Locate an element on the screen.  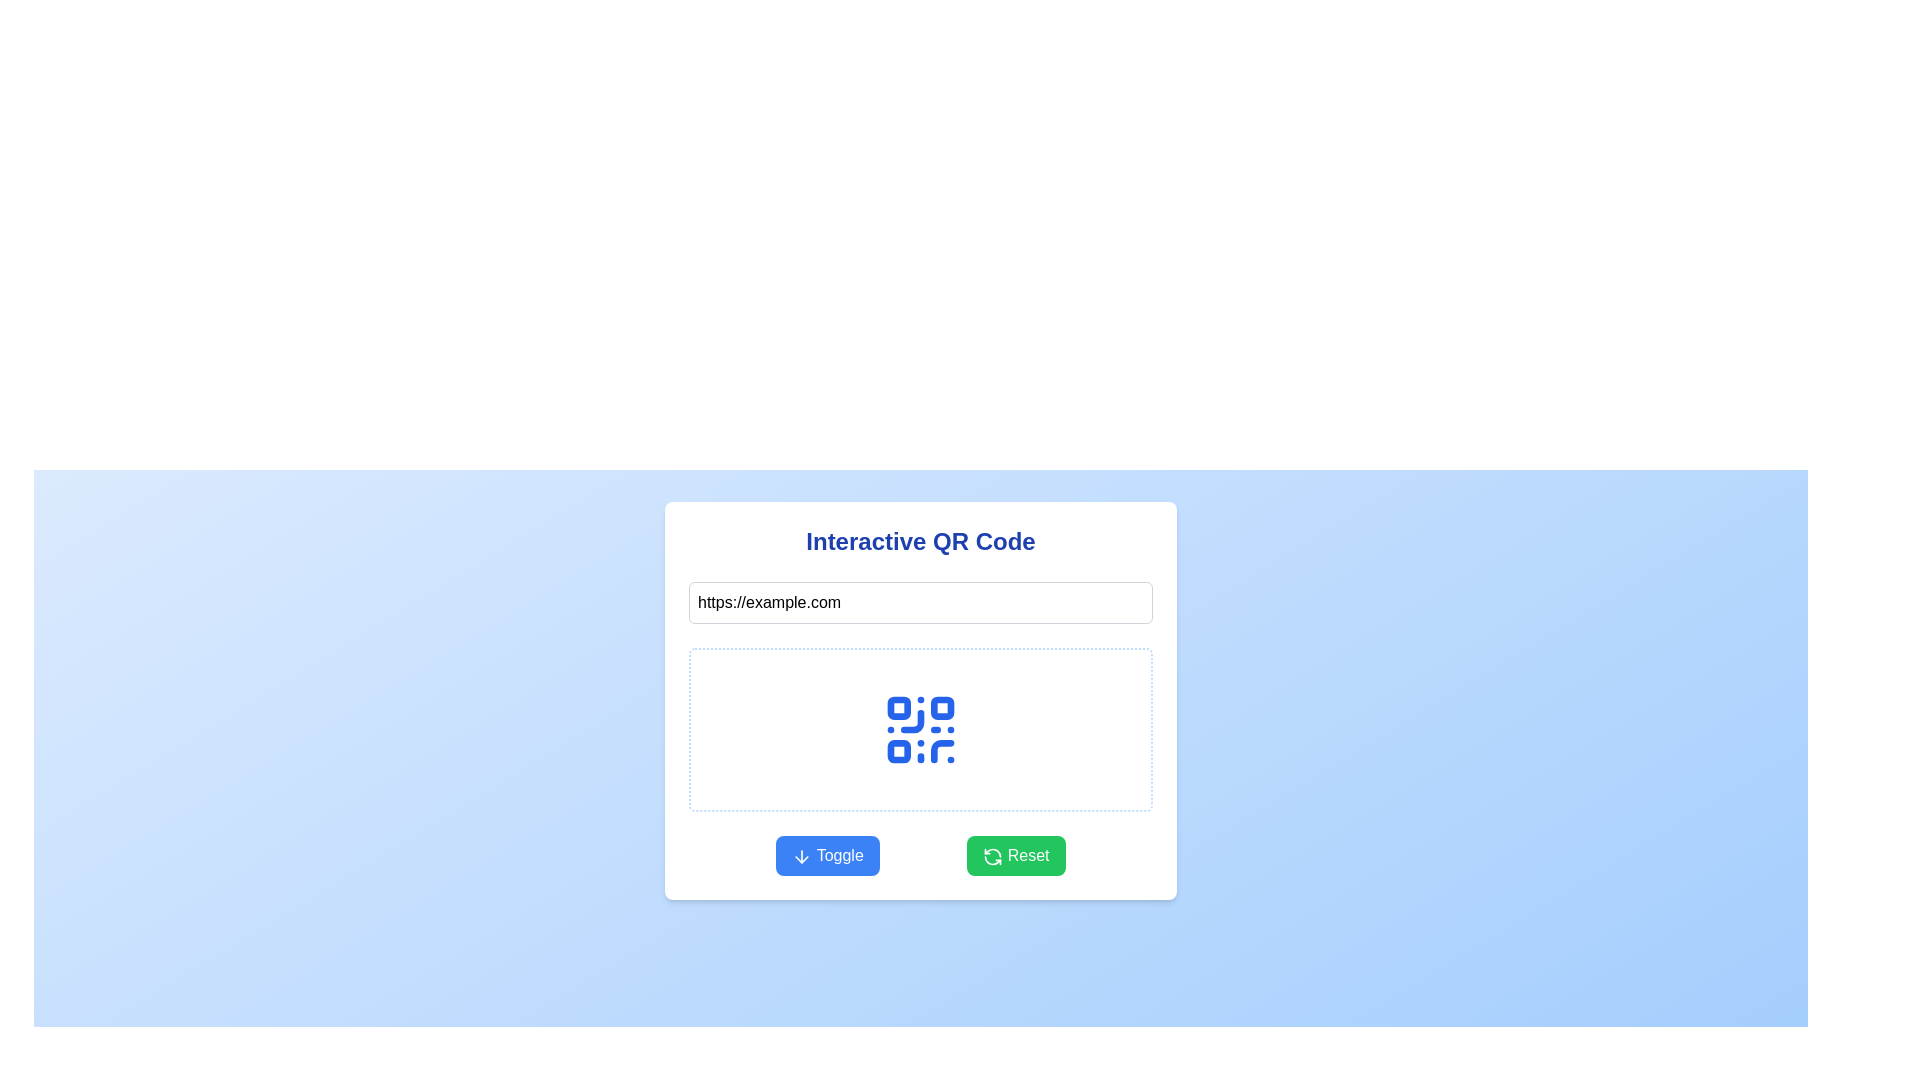
the second square from the top left in the QR code display, located at the top right of the group of squares is located at coordinates (941, 707).